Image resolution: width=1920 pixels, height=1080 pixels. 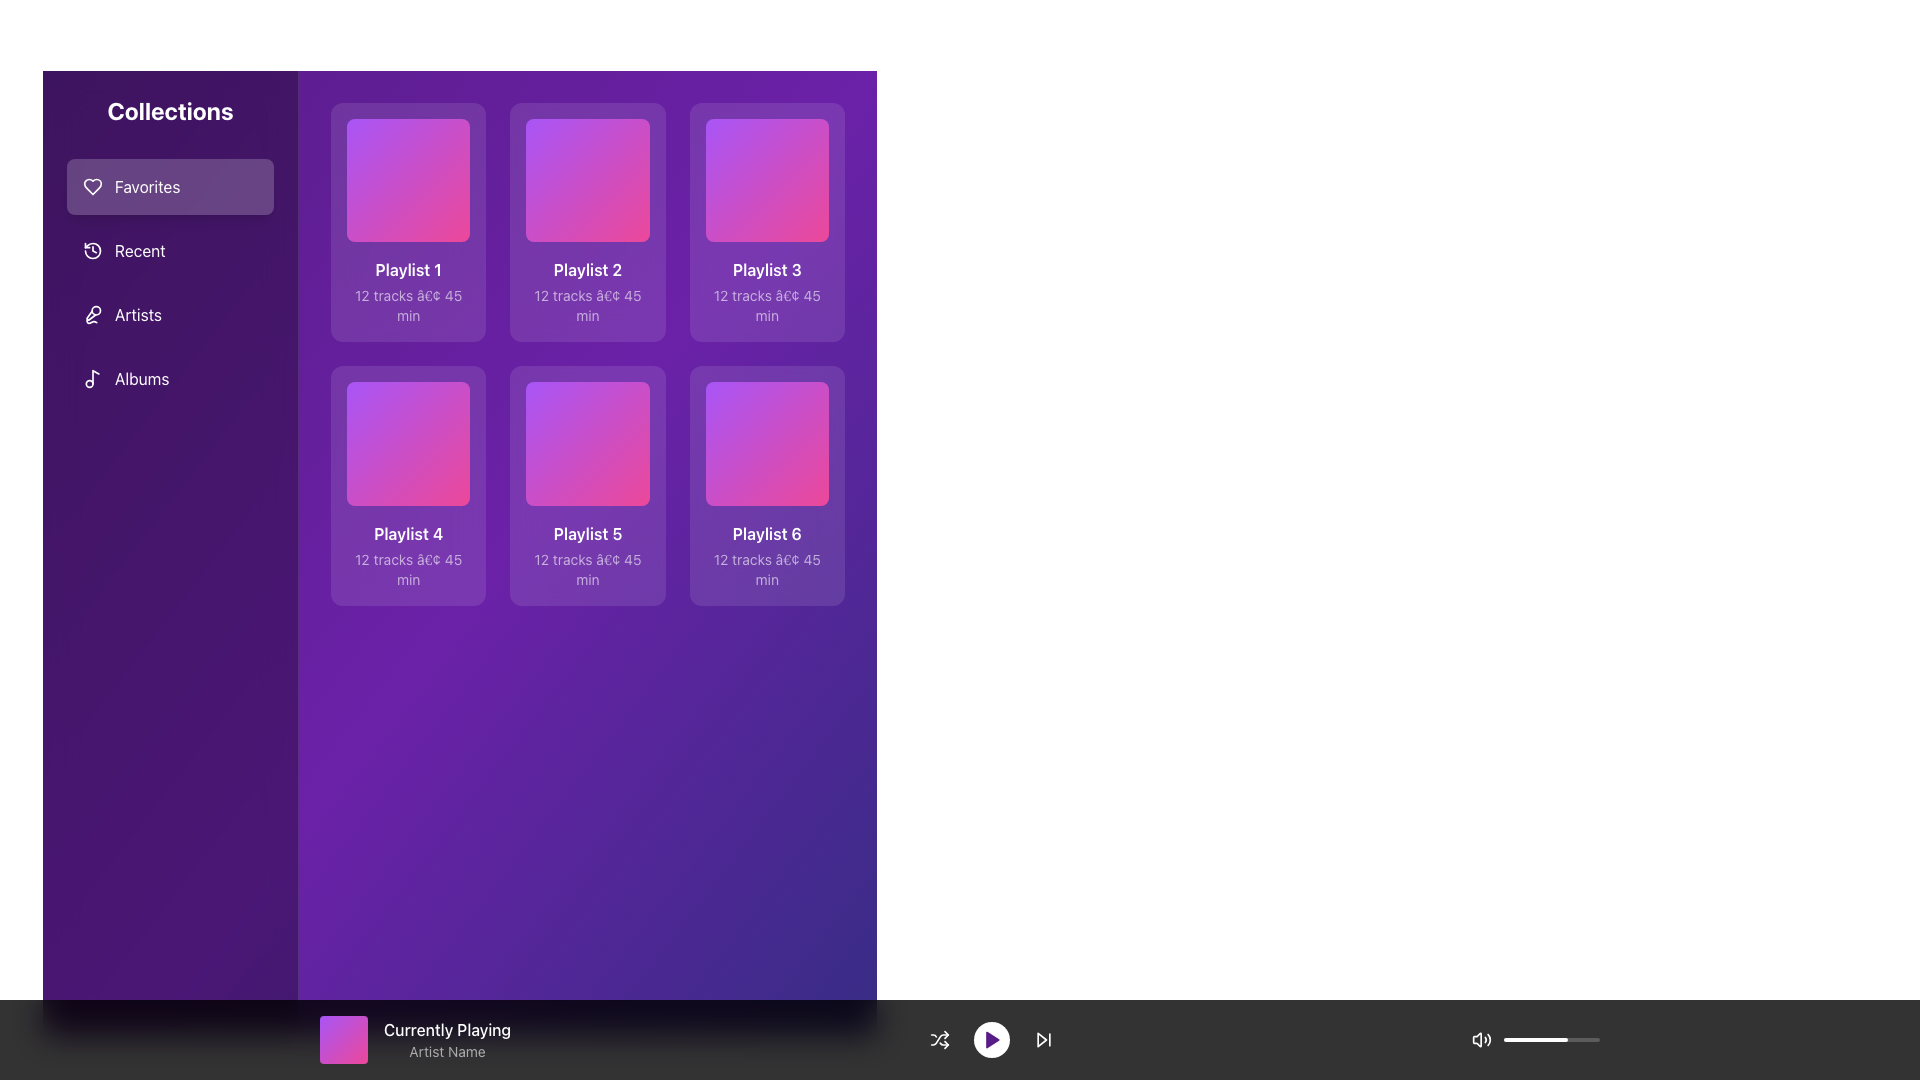 I want to click on the 'Artists' navigation link, the third item in the navigation menu under the 'Collections' header, so click(x=137, y=315).